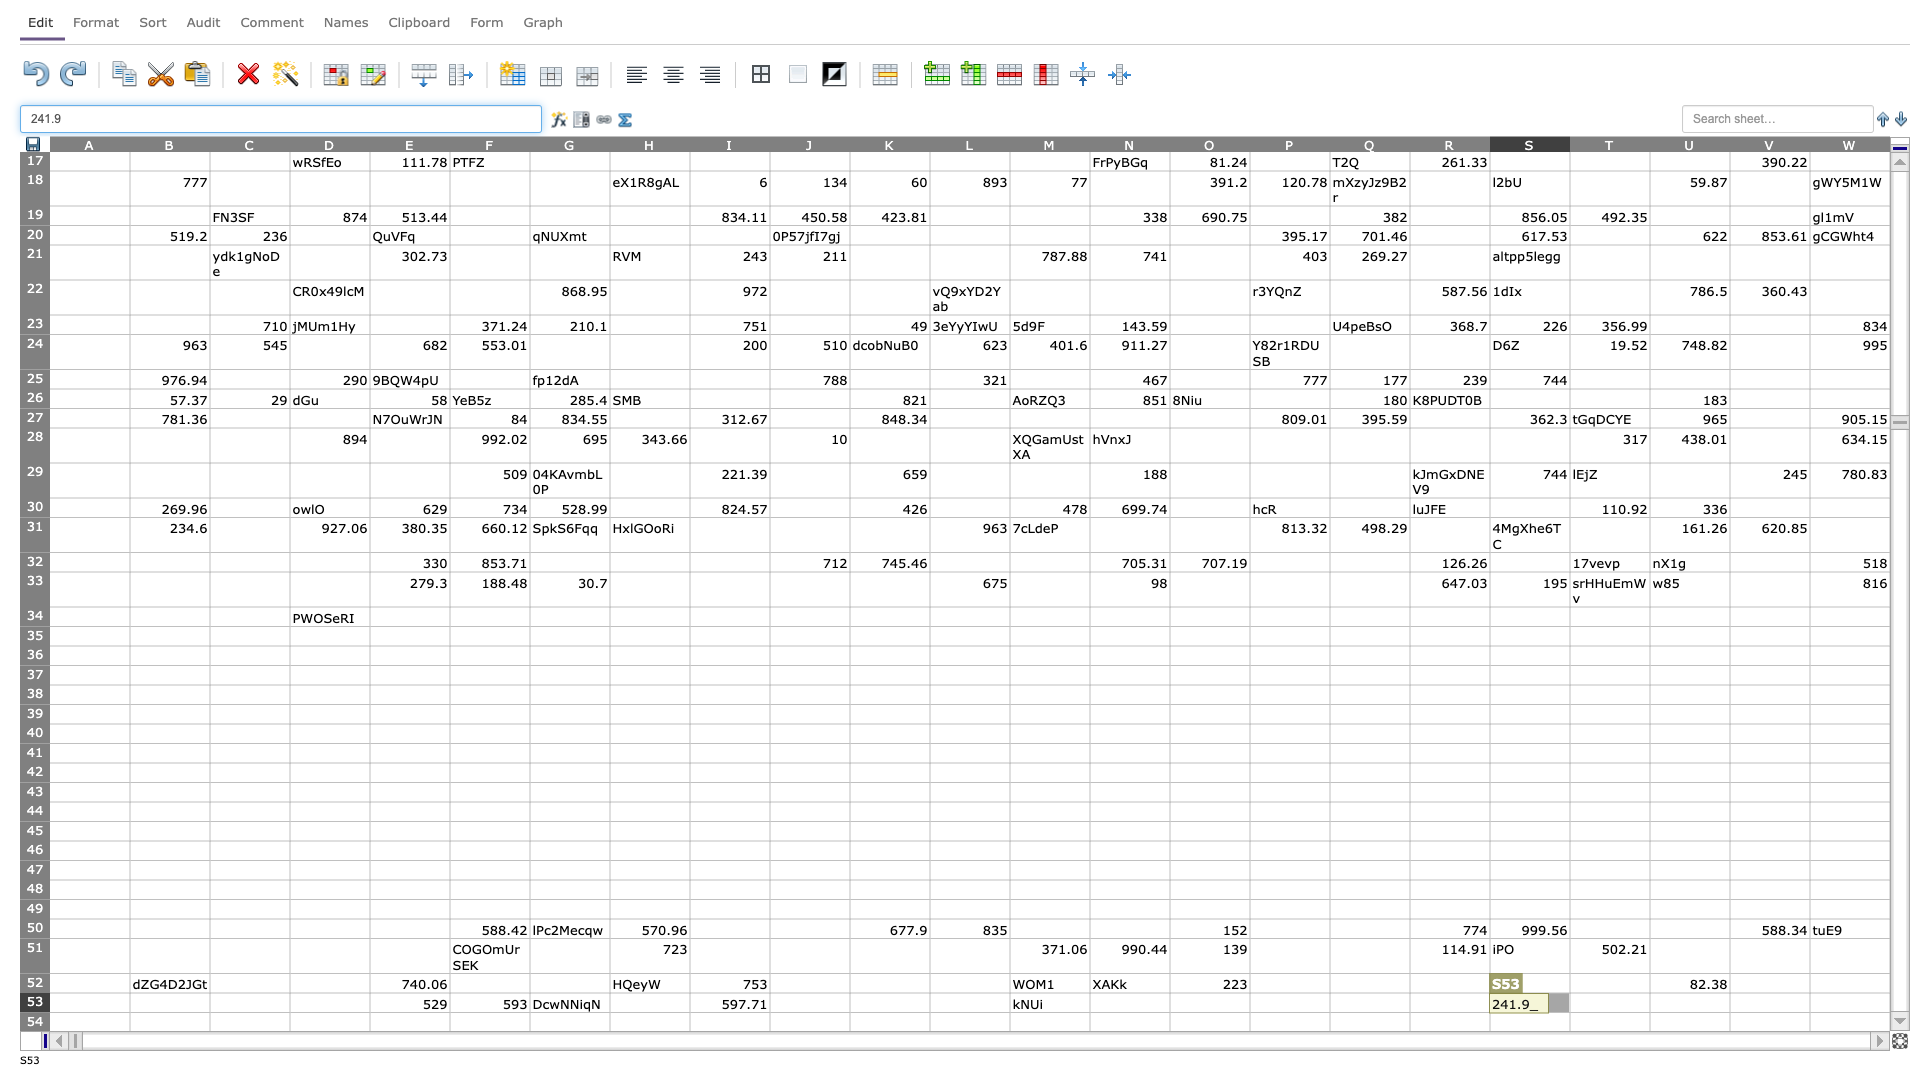 This screenshot has height=1080, width=1920. Describe the element at coordinates (1568, 992) in the screenshot. I see `top left corner of T53` at that location.